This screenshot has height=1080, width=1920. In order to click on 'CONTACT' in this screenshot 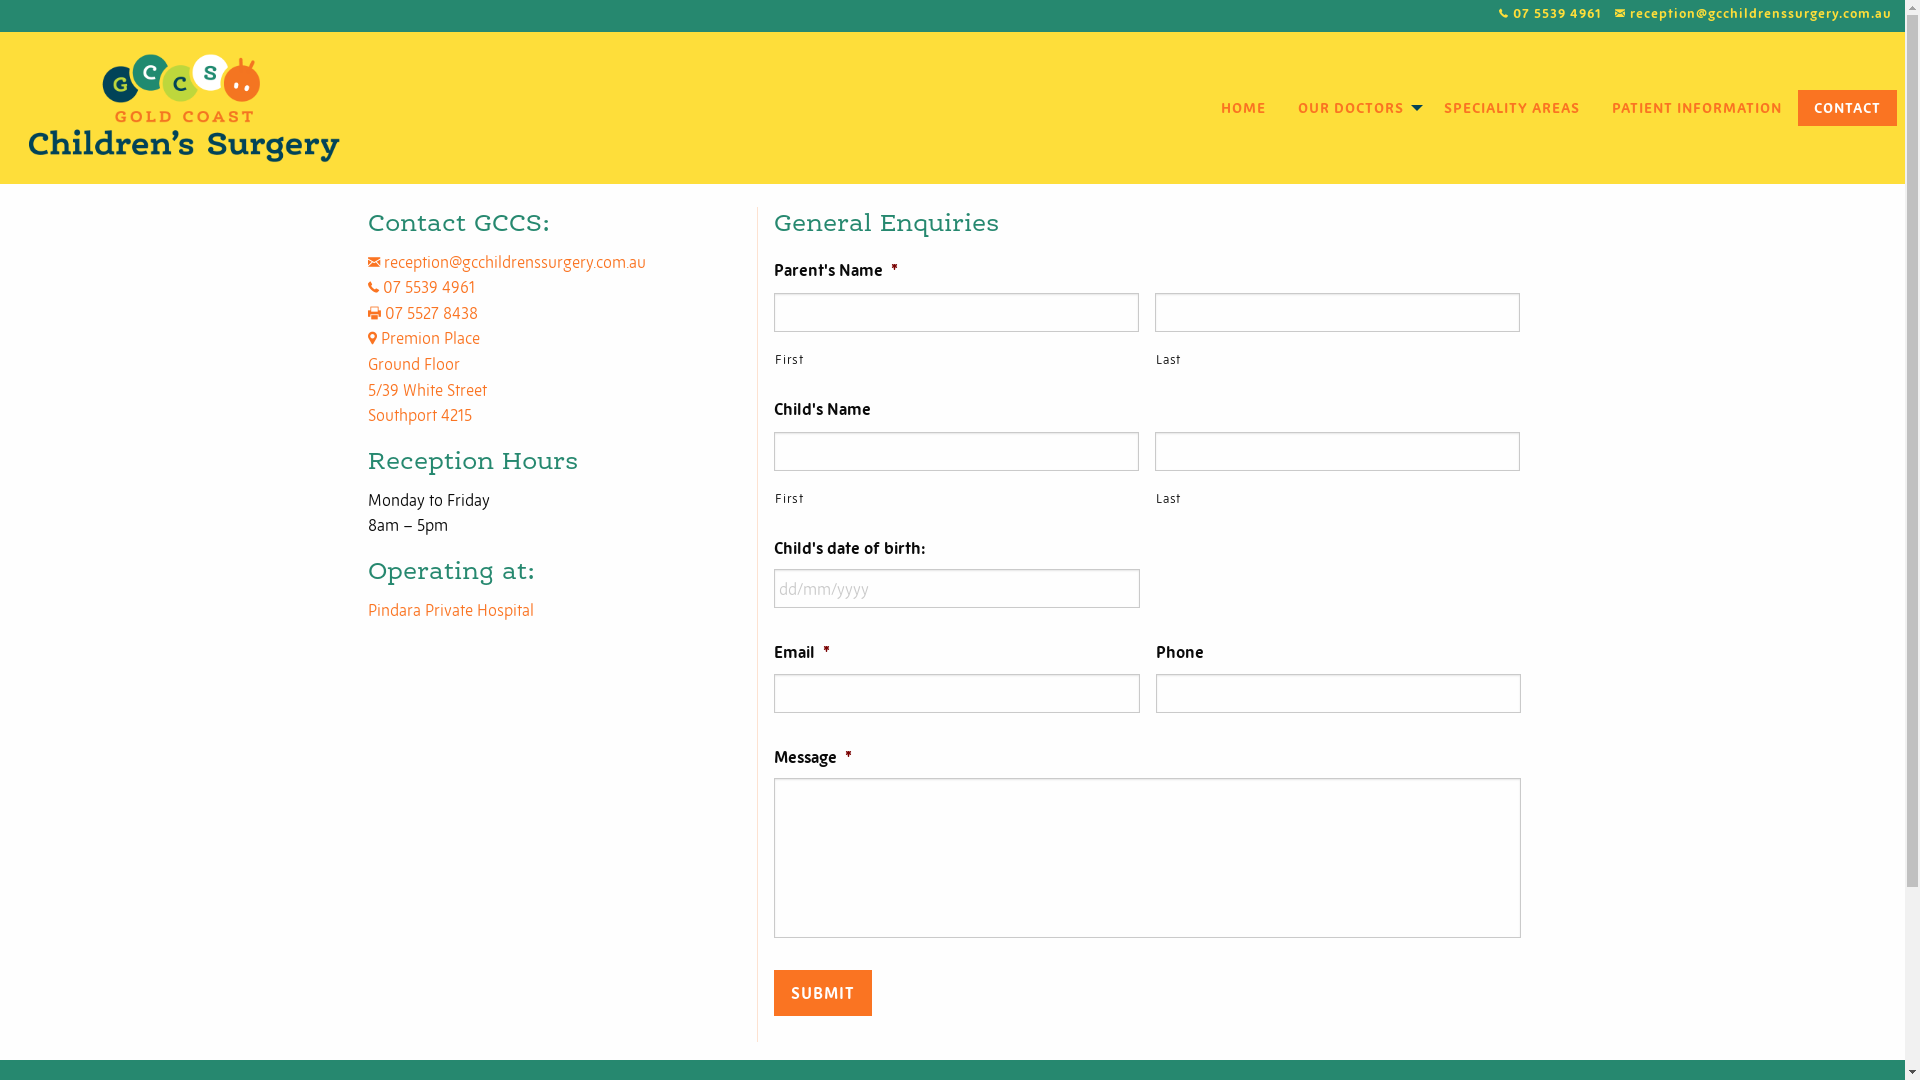, I will do `click(1846, 108)`.